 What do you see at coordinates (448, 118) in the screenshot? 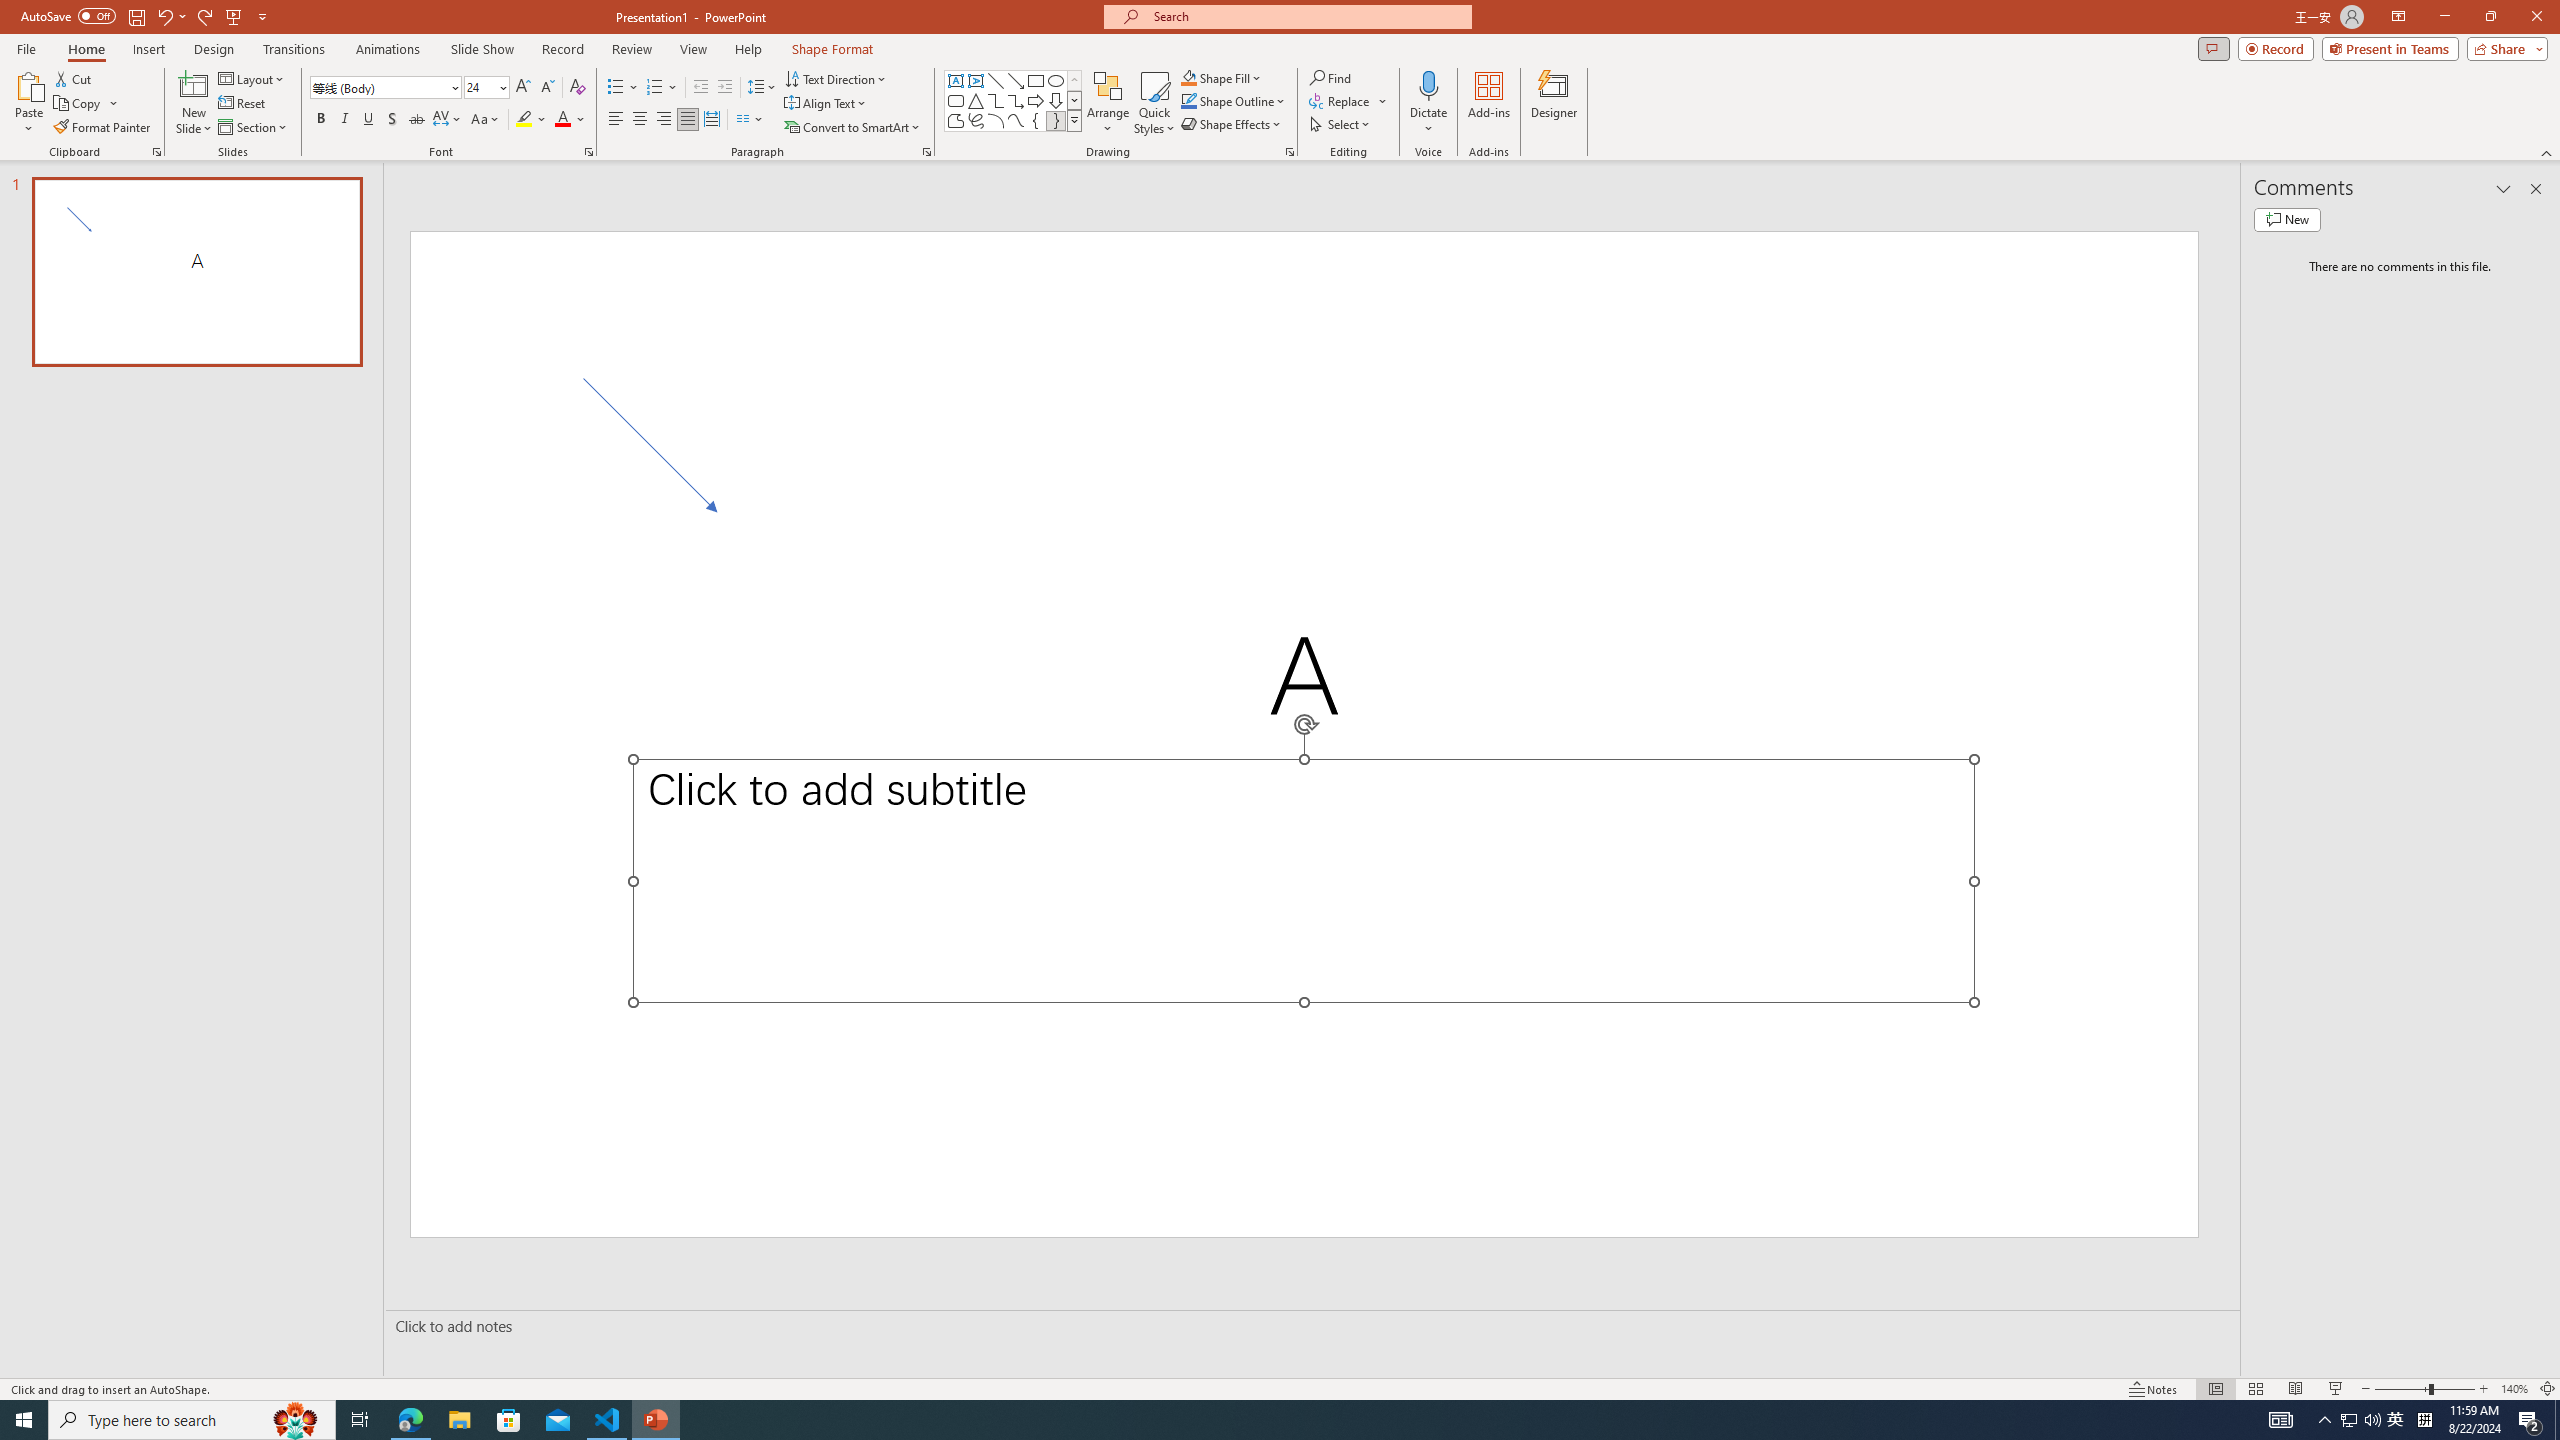
I see `'Character Spacing'` at bounding box center [448, 118].